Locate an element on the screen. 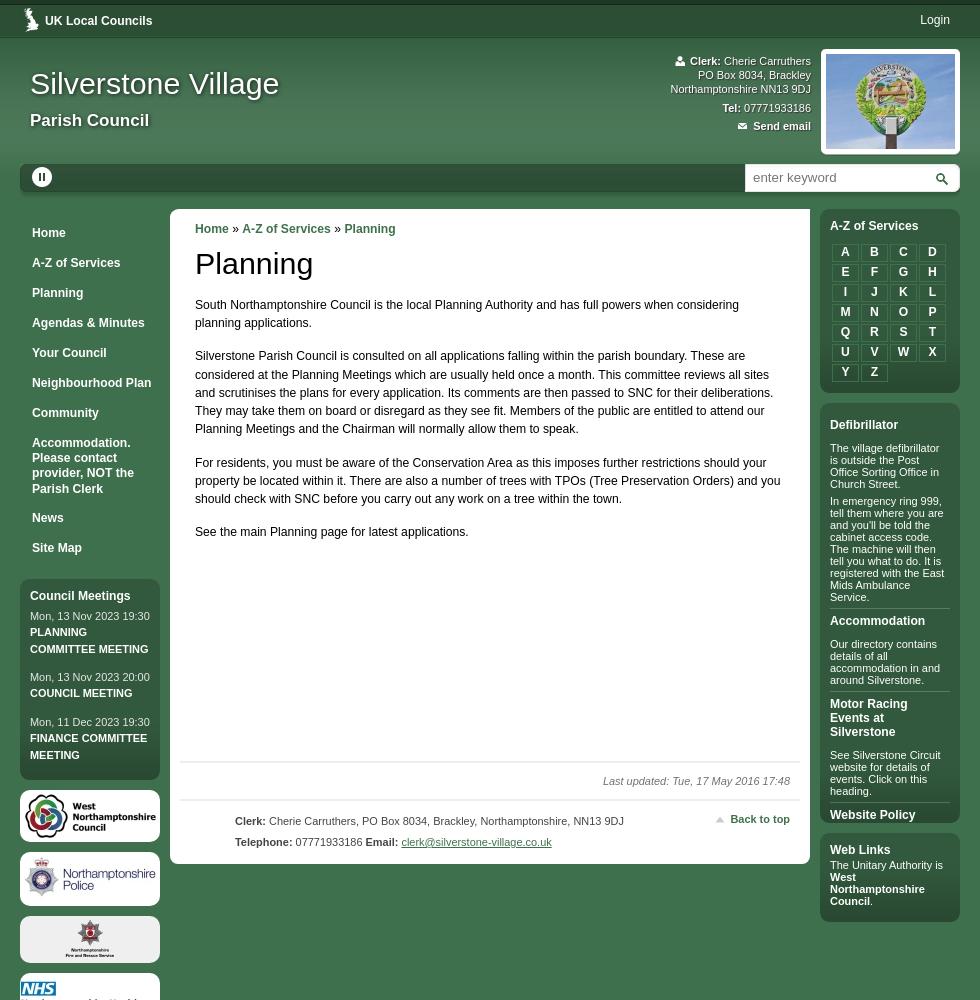  'News' is located at coordinates (47, 517).